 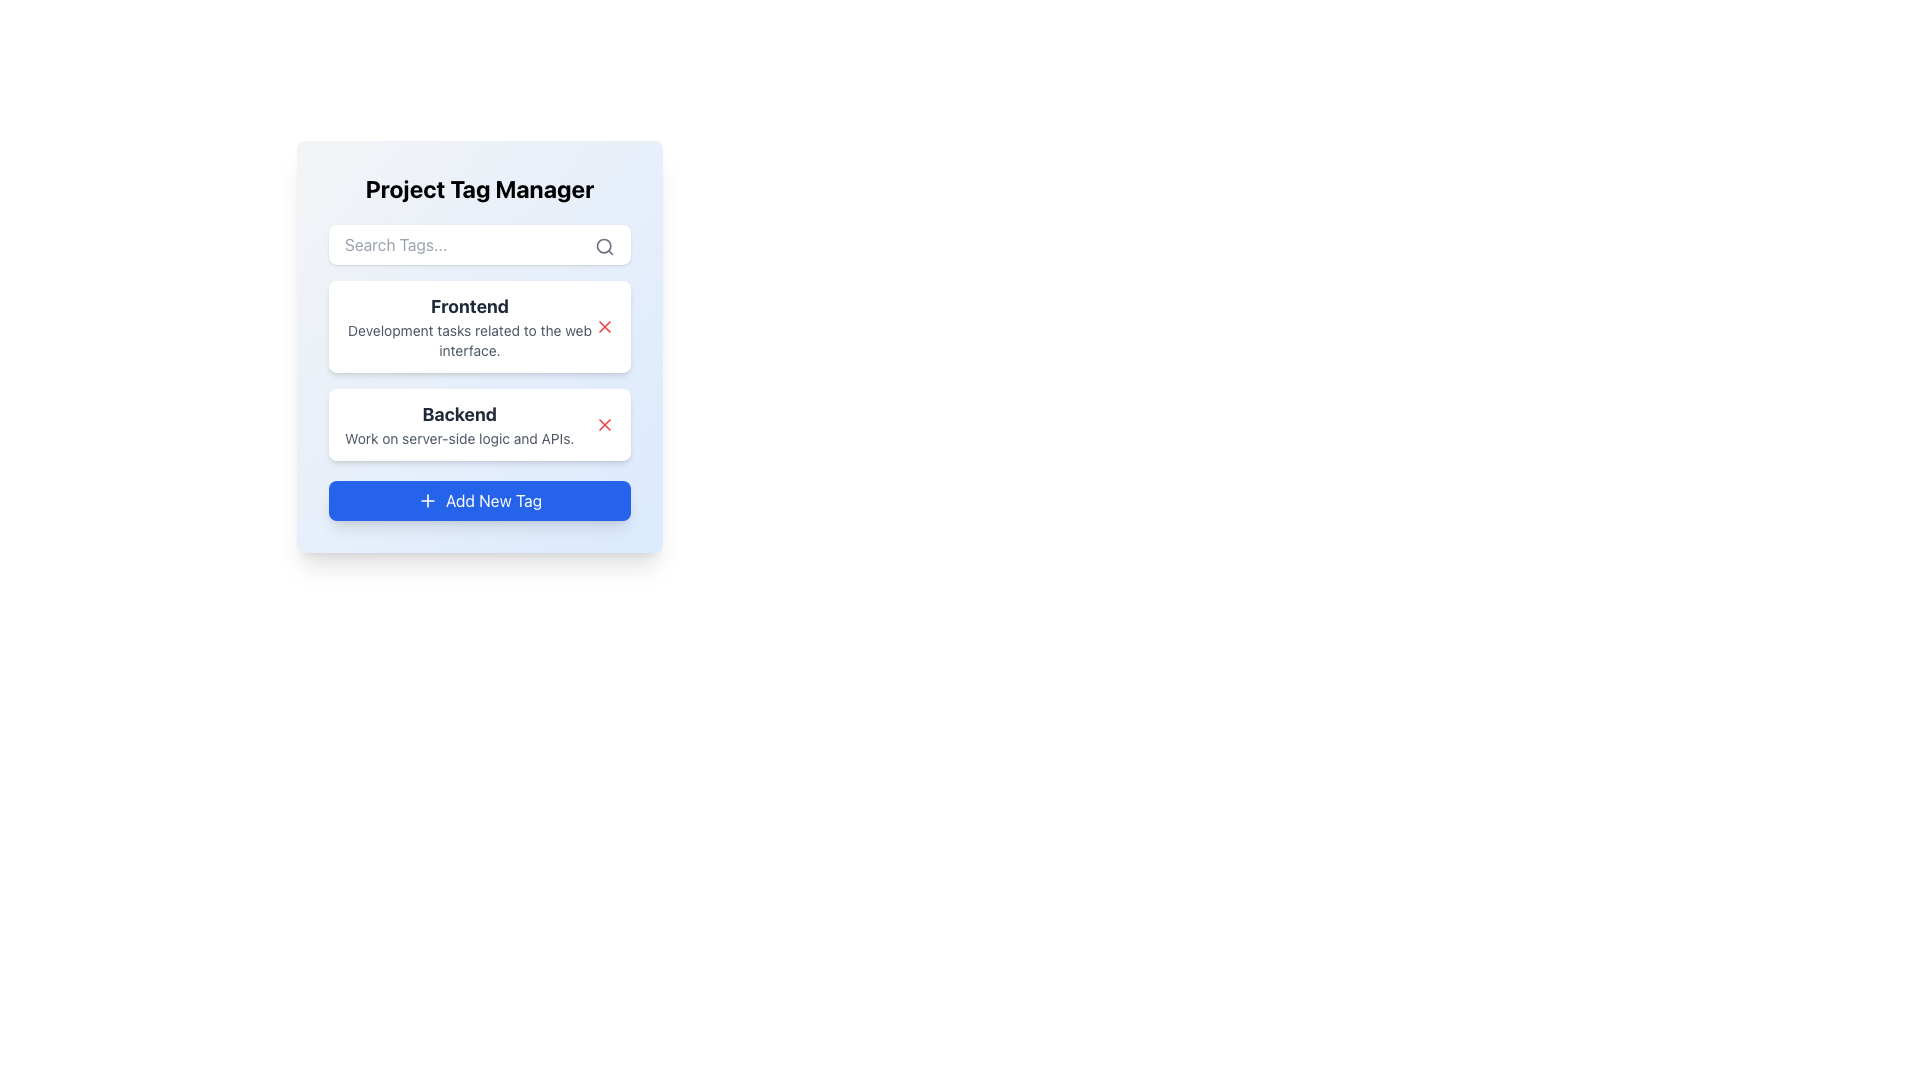 What do you see at coordinates (603, 326) in the screenshot?
I see `the red 'X' icon button located in the top-right corner of the 'Frontend' card` at bounding box center [603, 326].